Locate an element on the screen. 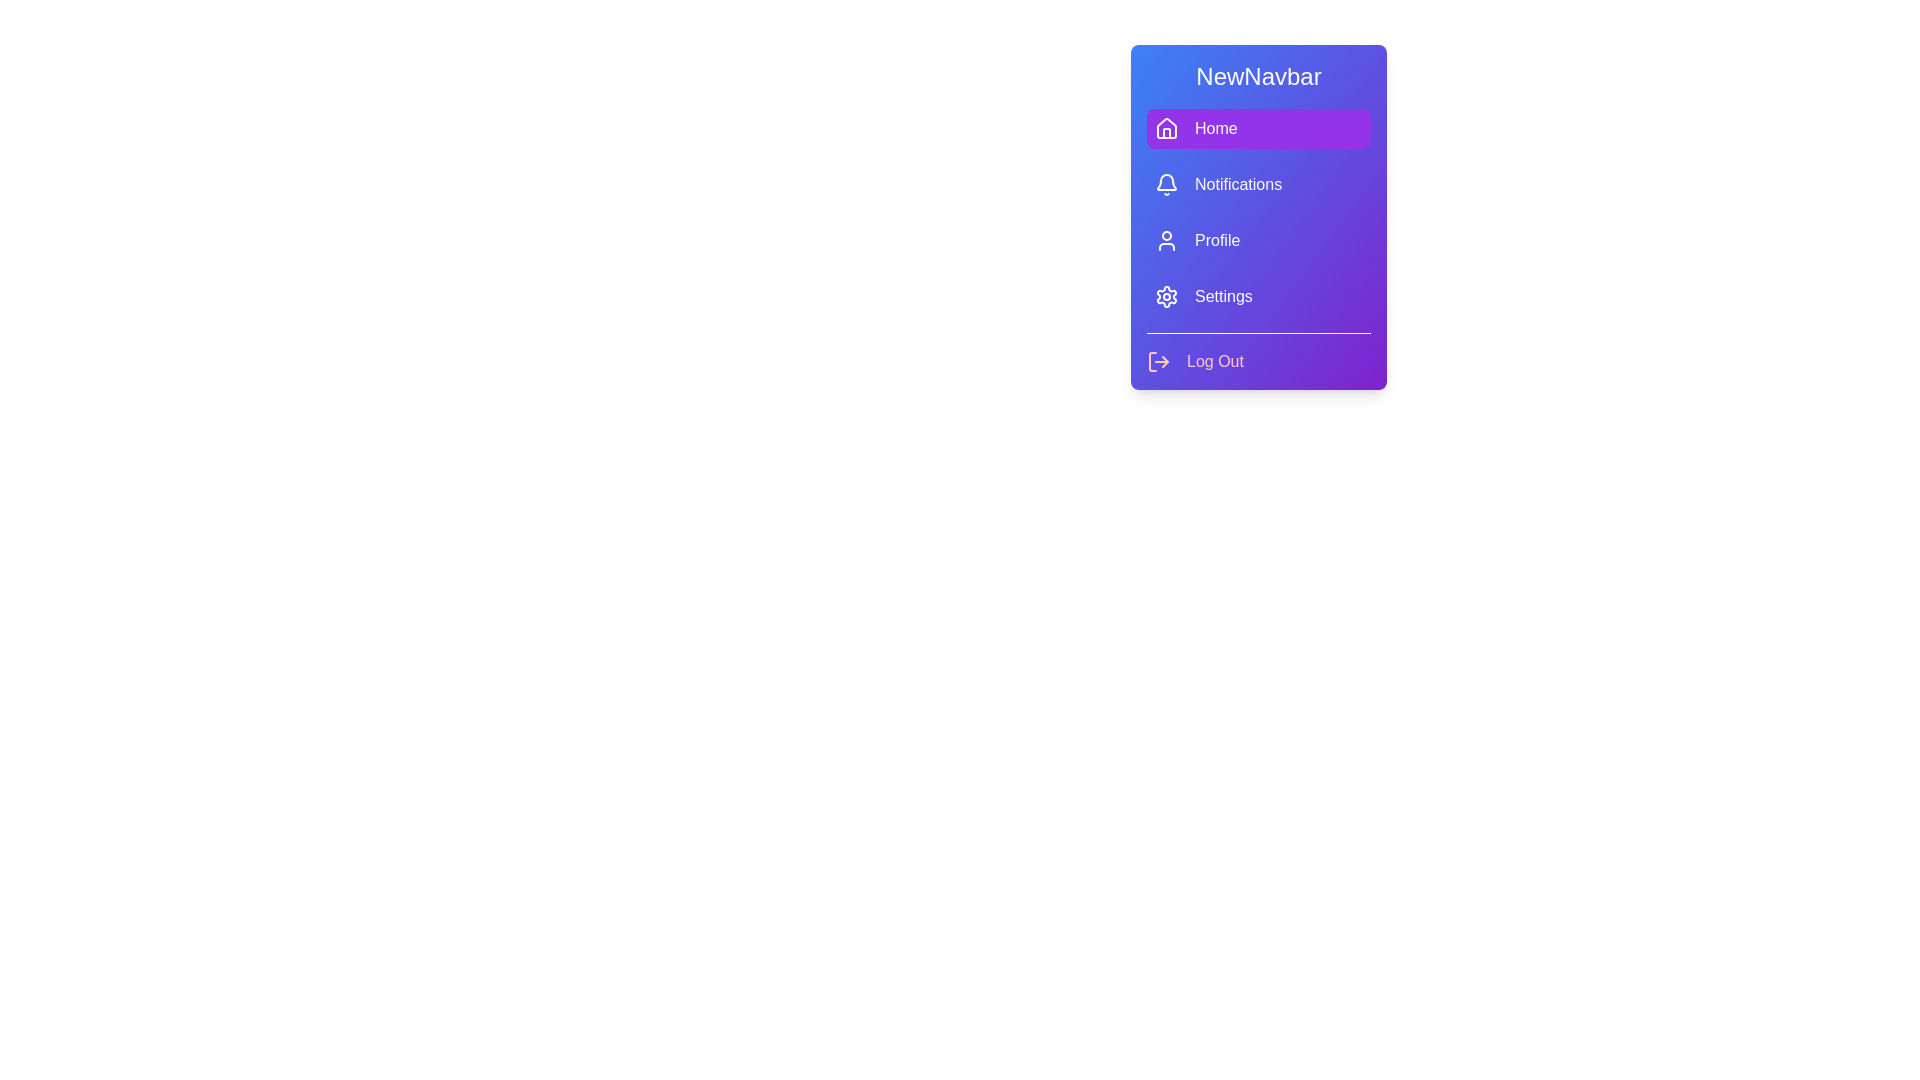  the 'Log Out' button, which is a red button with a right-pointing arrow icon, located at the bottom of the menu, to trigger its hover effect that changes the text color to a deeper red is located at coordinates (1195, 362).